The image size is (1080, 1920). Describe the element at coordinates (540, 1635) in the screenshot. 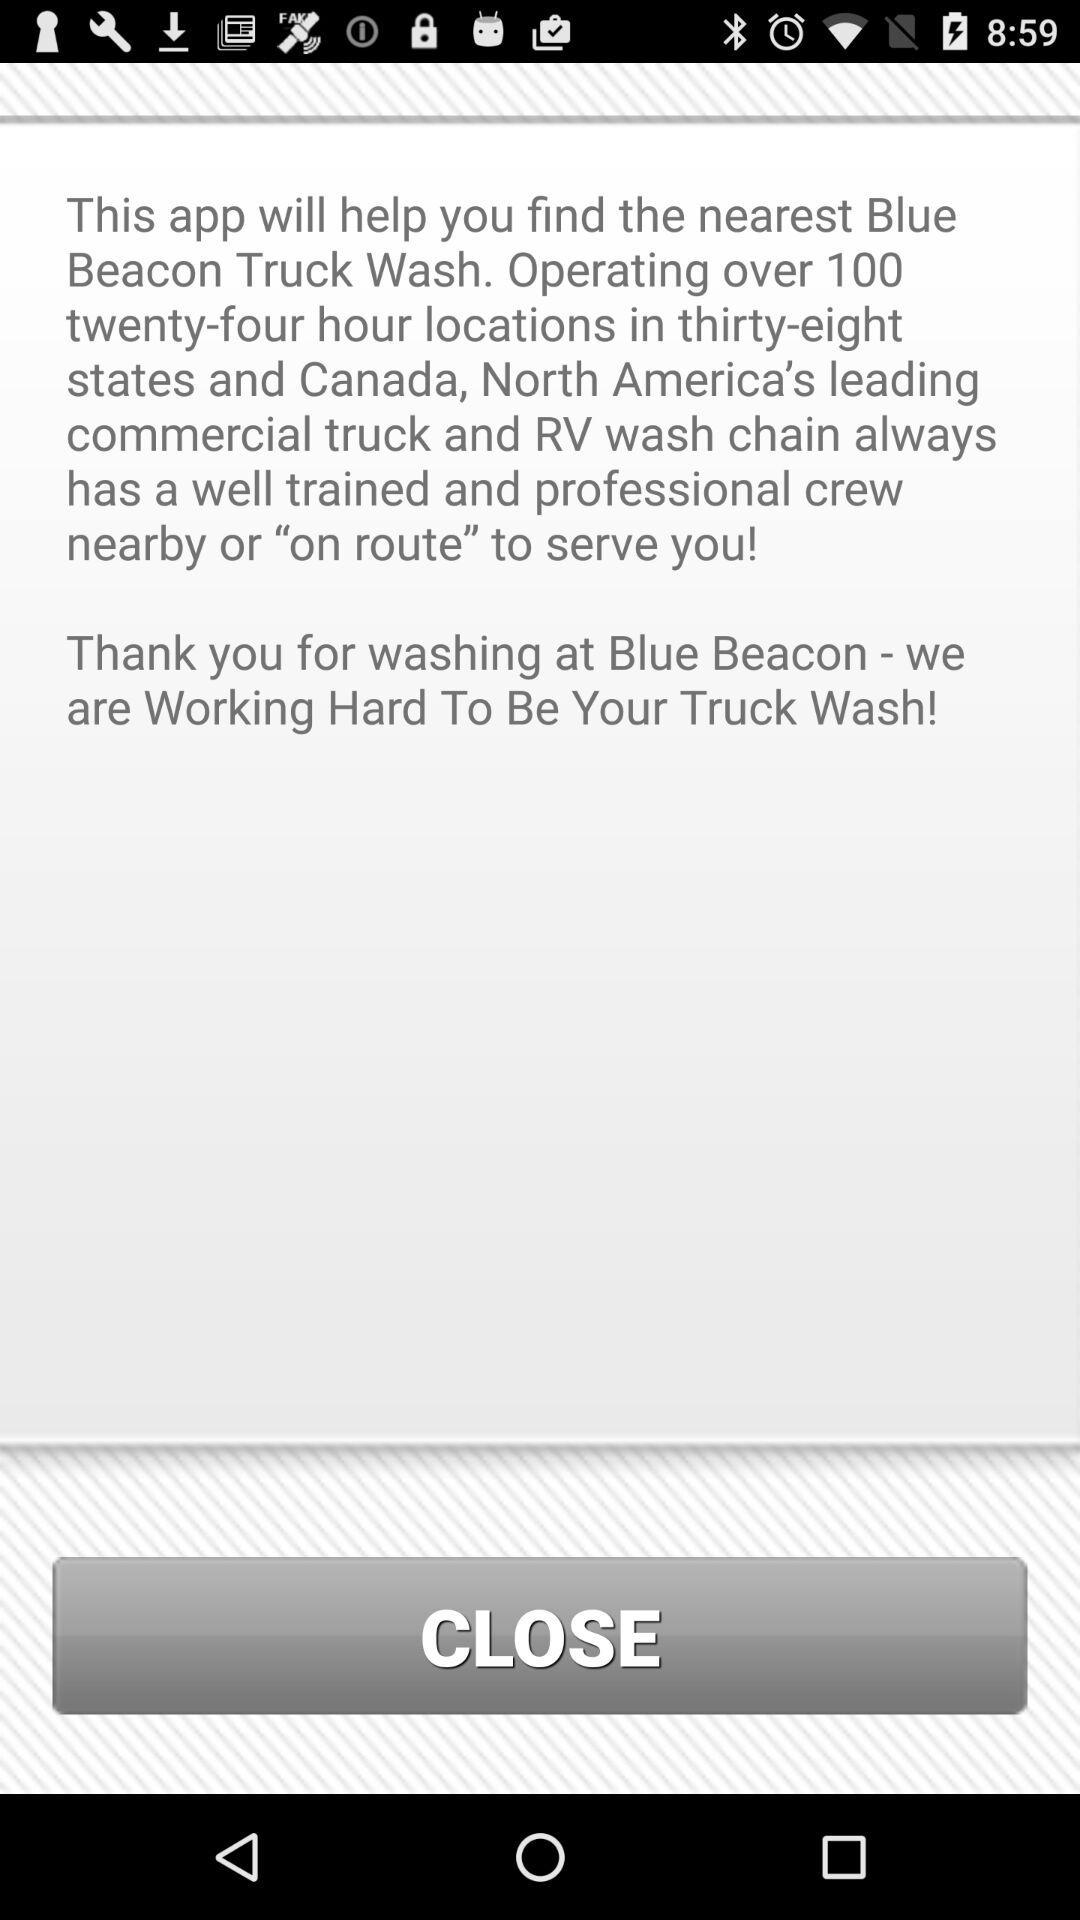

I see `close item` at that location.